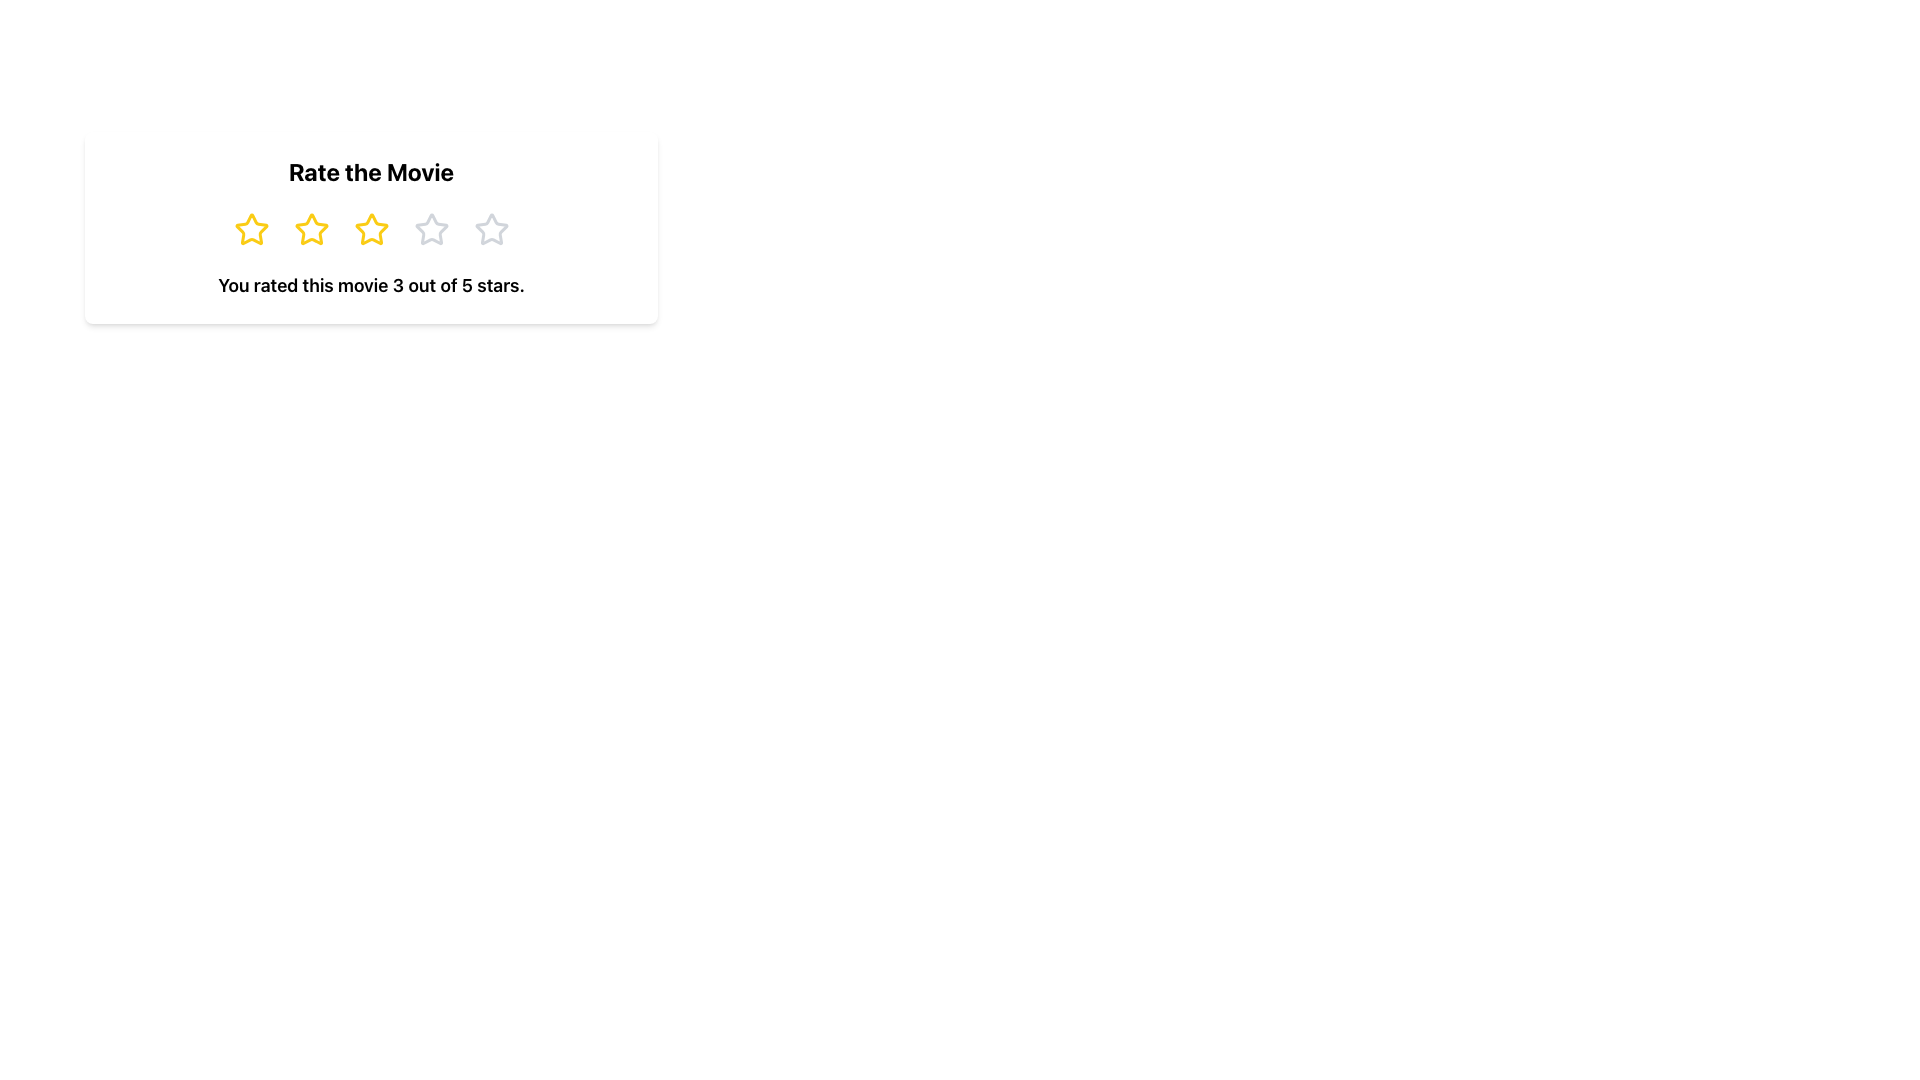 The height and width of the screenshot is (1080, 1920). Describe the element at coordinates (491, 228) in the screenshot. I see `the fourth hollow star icon with a gray outline, located in the 'Rate the Movie' card panel` at that location.